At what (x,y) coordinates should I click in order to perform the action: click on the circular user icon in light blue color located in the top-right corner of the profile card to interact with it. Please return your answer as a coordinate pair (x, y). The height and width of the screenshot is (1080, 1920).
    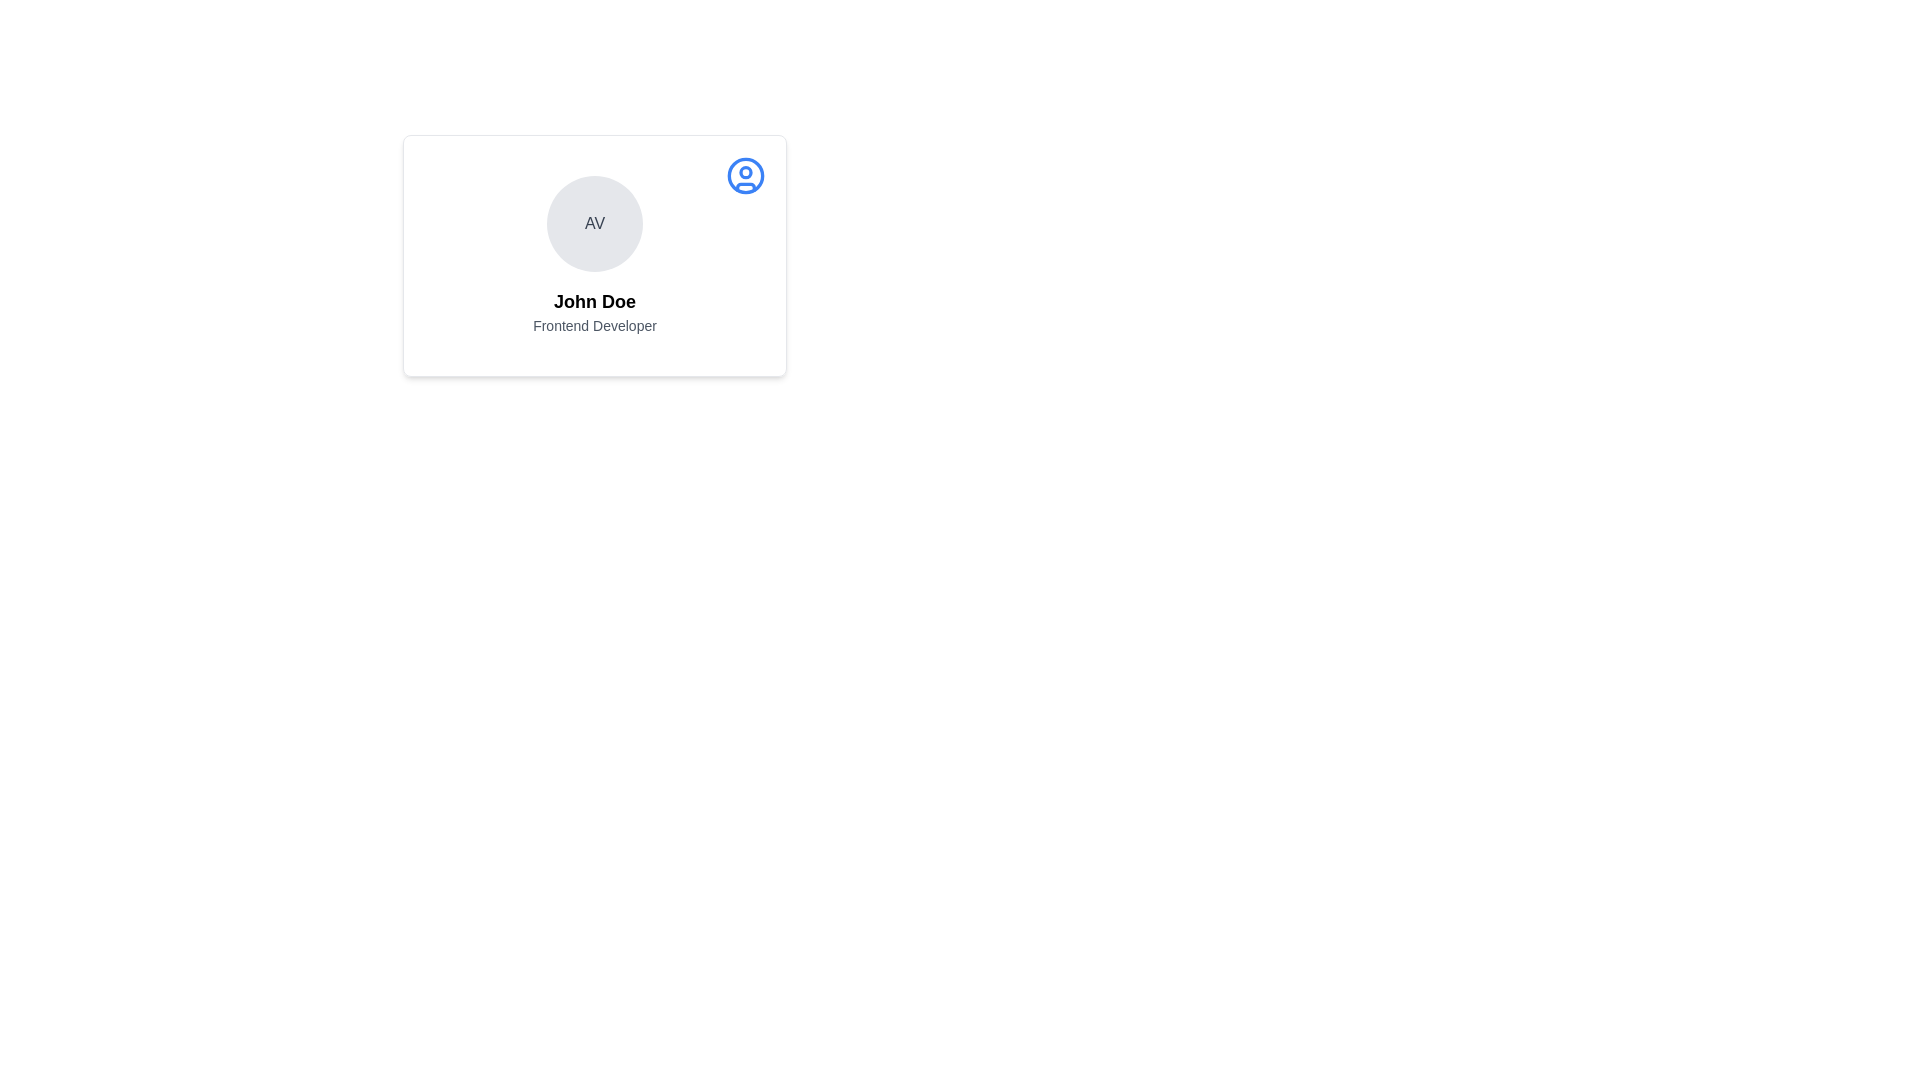
    Looking at the image, I should click on (744, 175).